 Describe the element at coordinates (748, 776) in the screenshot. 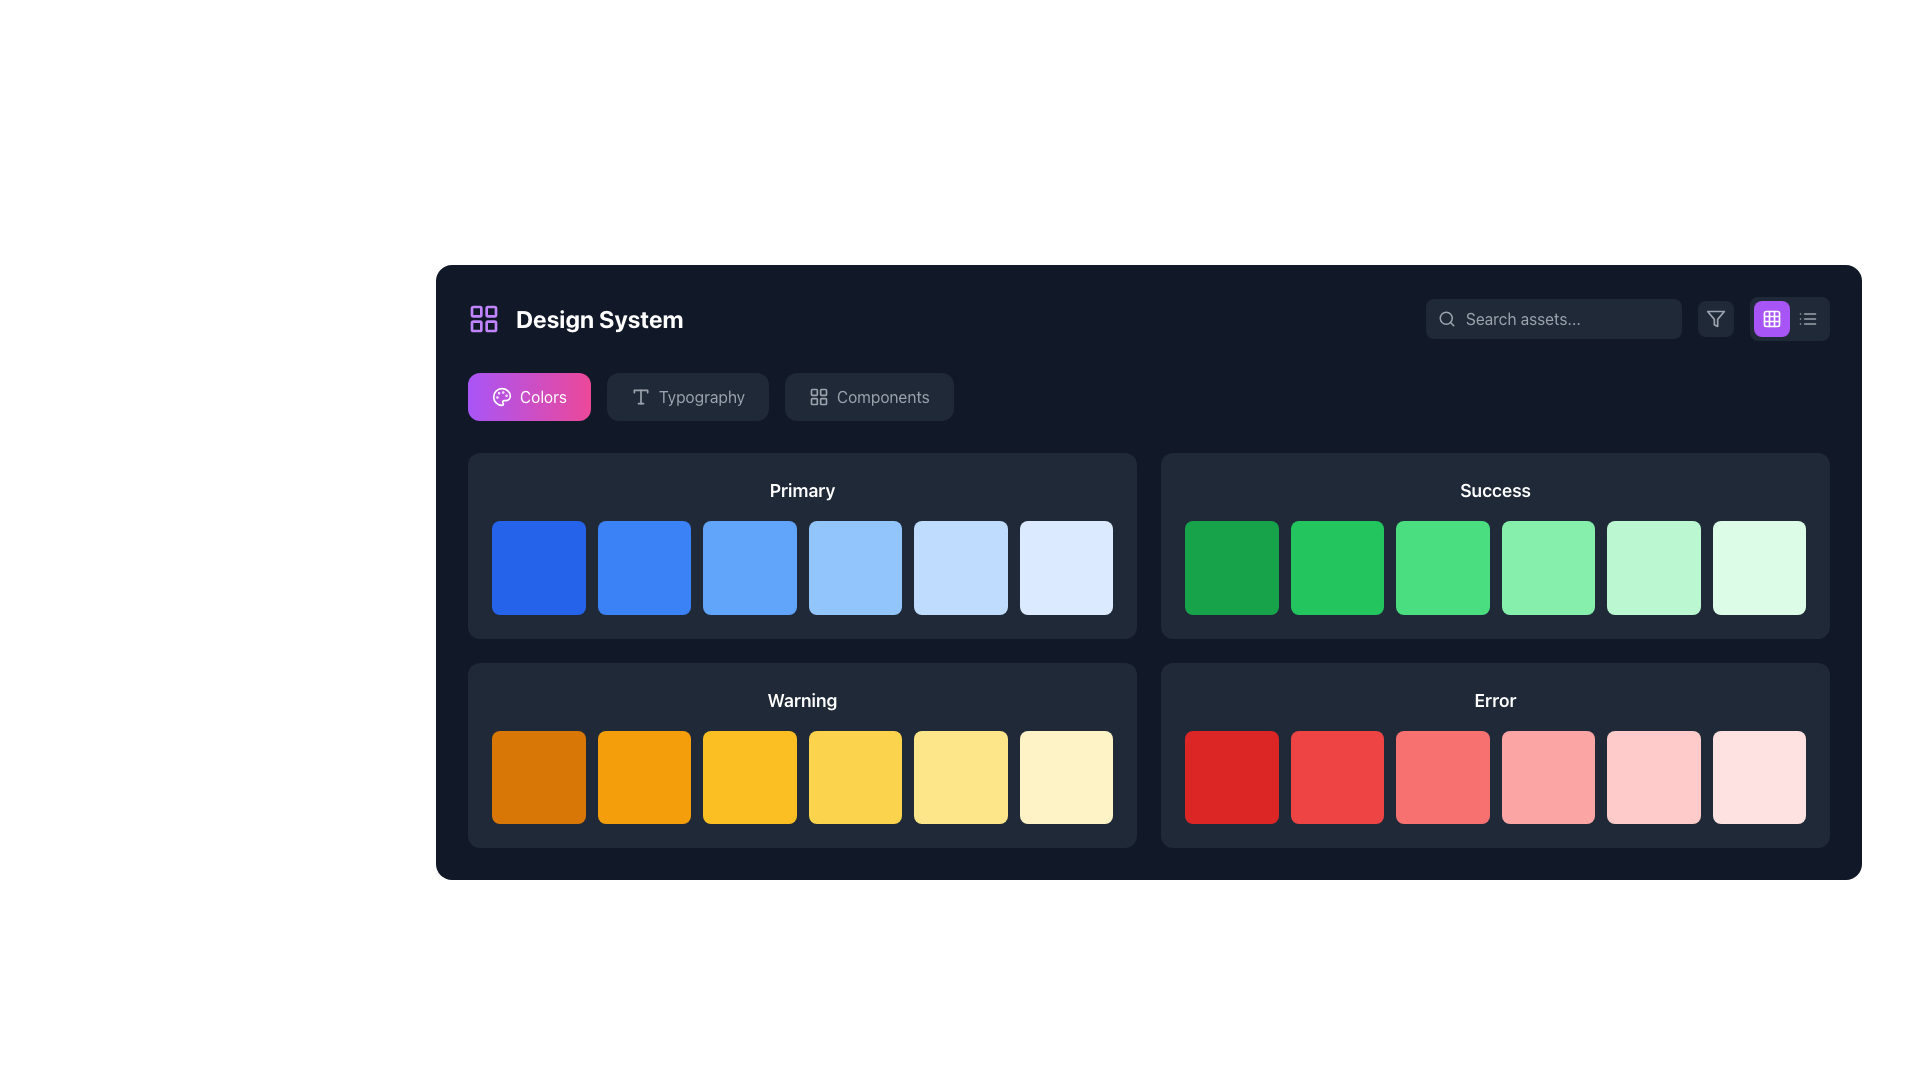

I see `the fourth square from the left in the 'Warning' row of the color options` at that location.